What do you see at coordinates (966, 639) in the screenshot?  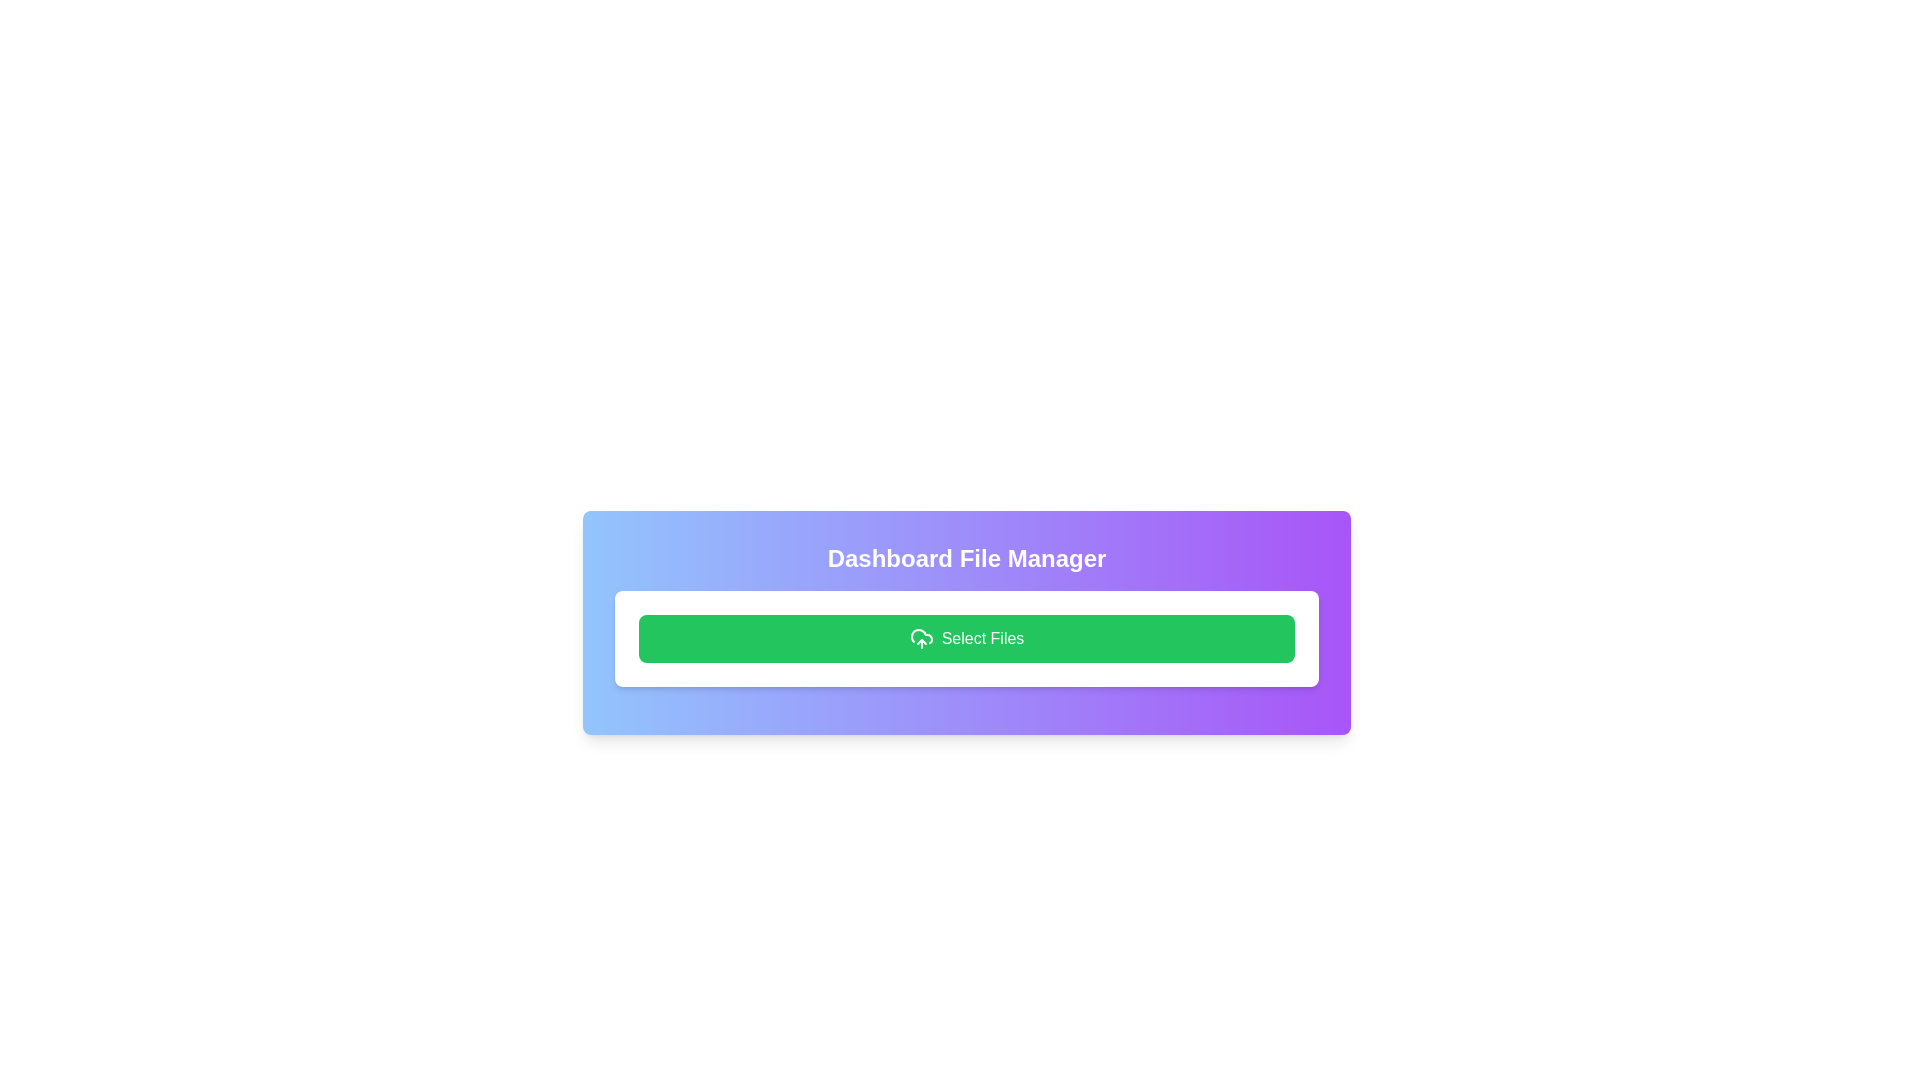 I see `the green 'Select Files' button with rounded edges located in the center of the card interface below the 'Dashboard File Manager' title to observe hover effects` at bounding box center [966, 639].